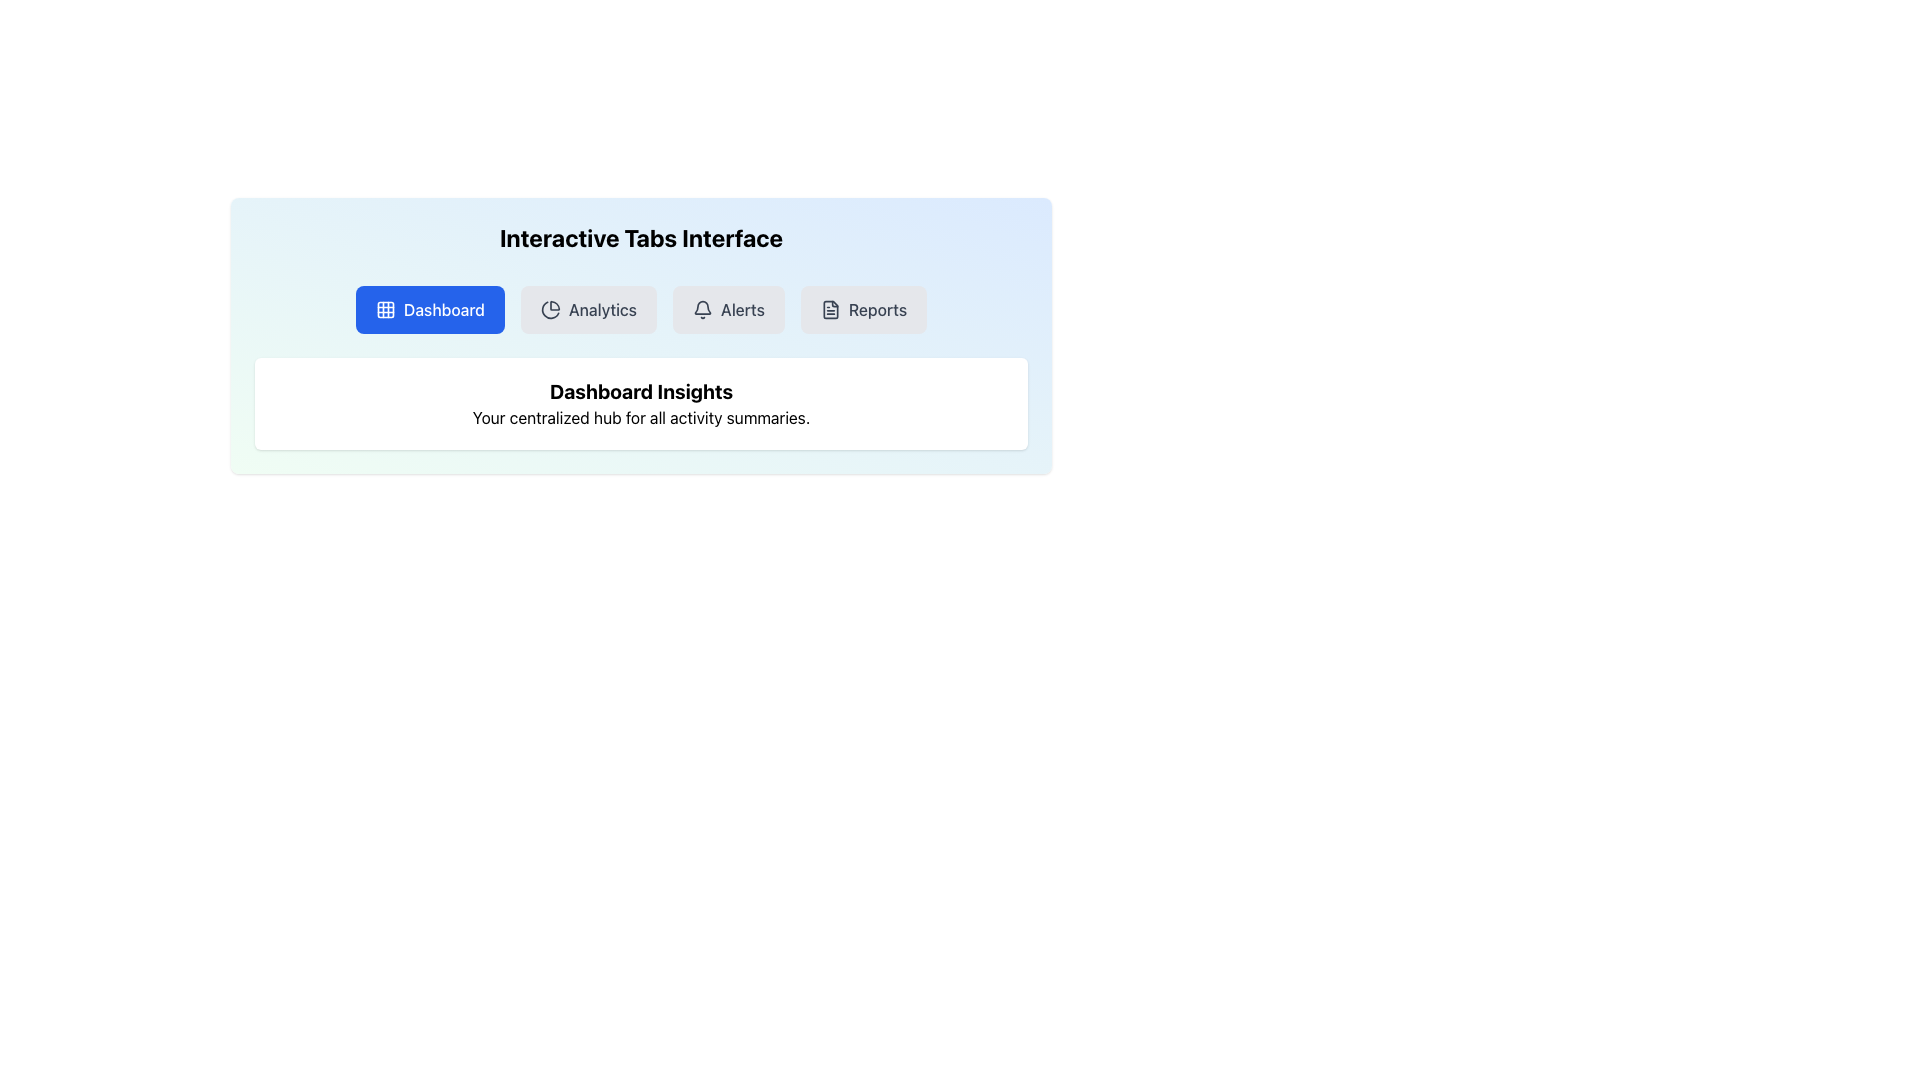  Describe the element at coordinates (702, 307) in the screenshot. I see `the functionality of the bell icon in the Alerts section of the navigation bar at the top of the interface` at that location.